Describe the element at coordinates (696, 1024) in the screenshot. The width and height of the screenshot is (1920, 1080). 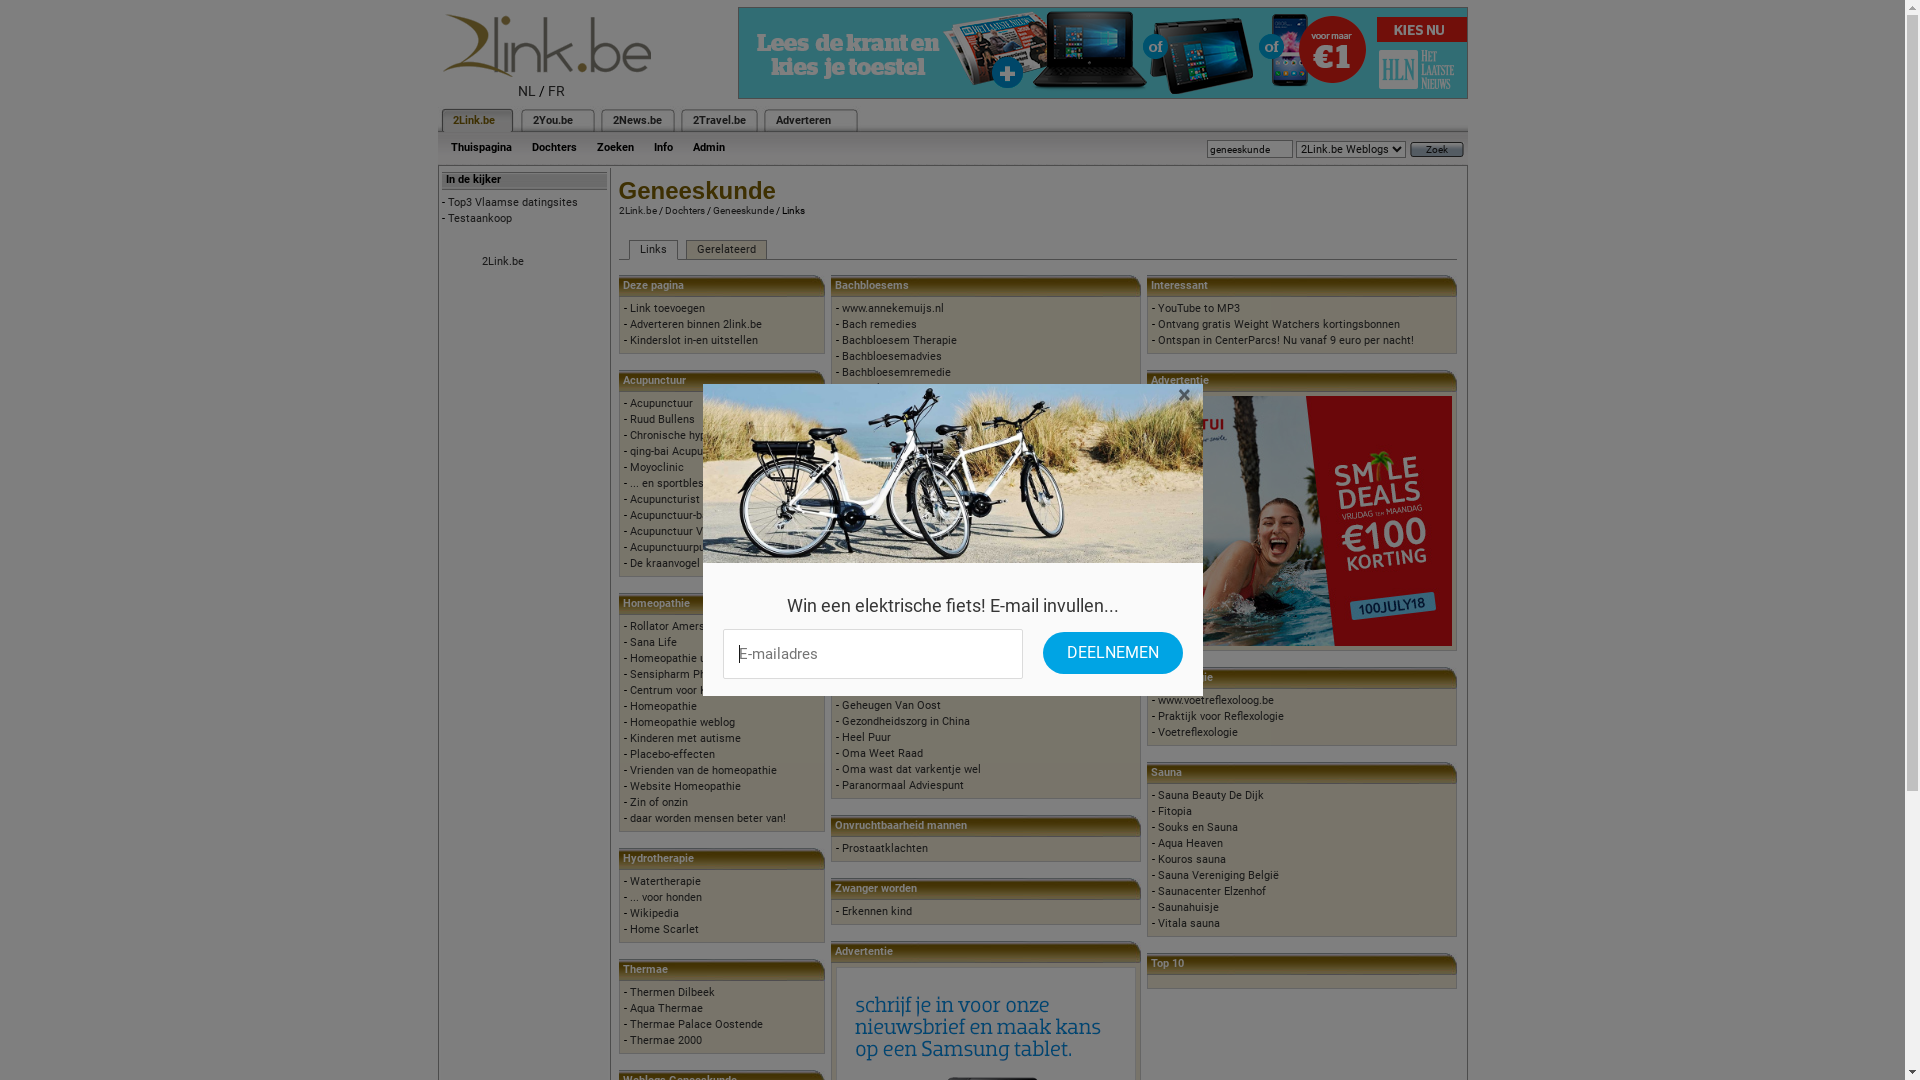
I see `'Thermae Palace Oostende'` at that location.